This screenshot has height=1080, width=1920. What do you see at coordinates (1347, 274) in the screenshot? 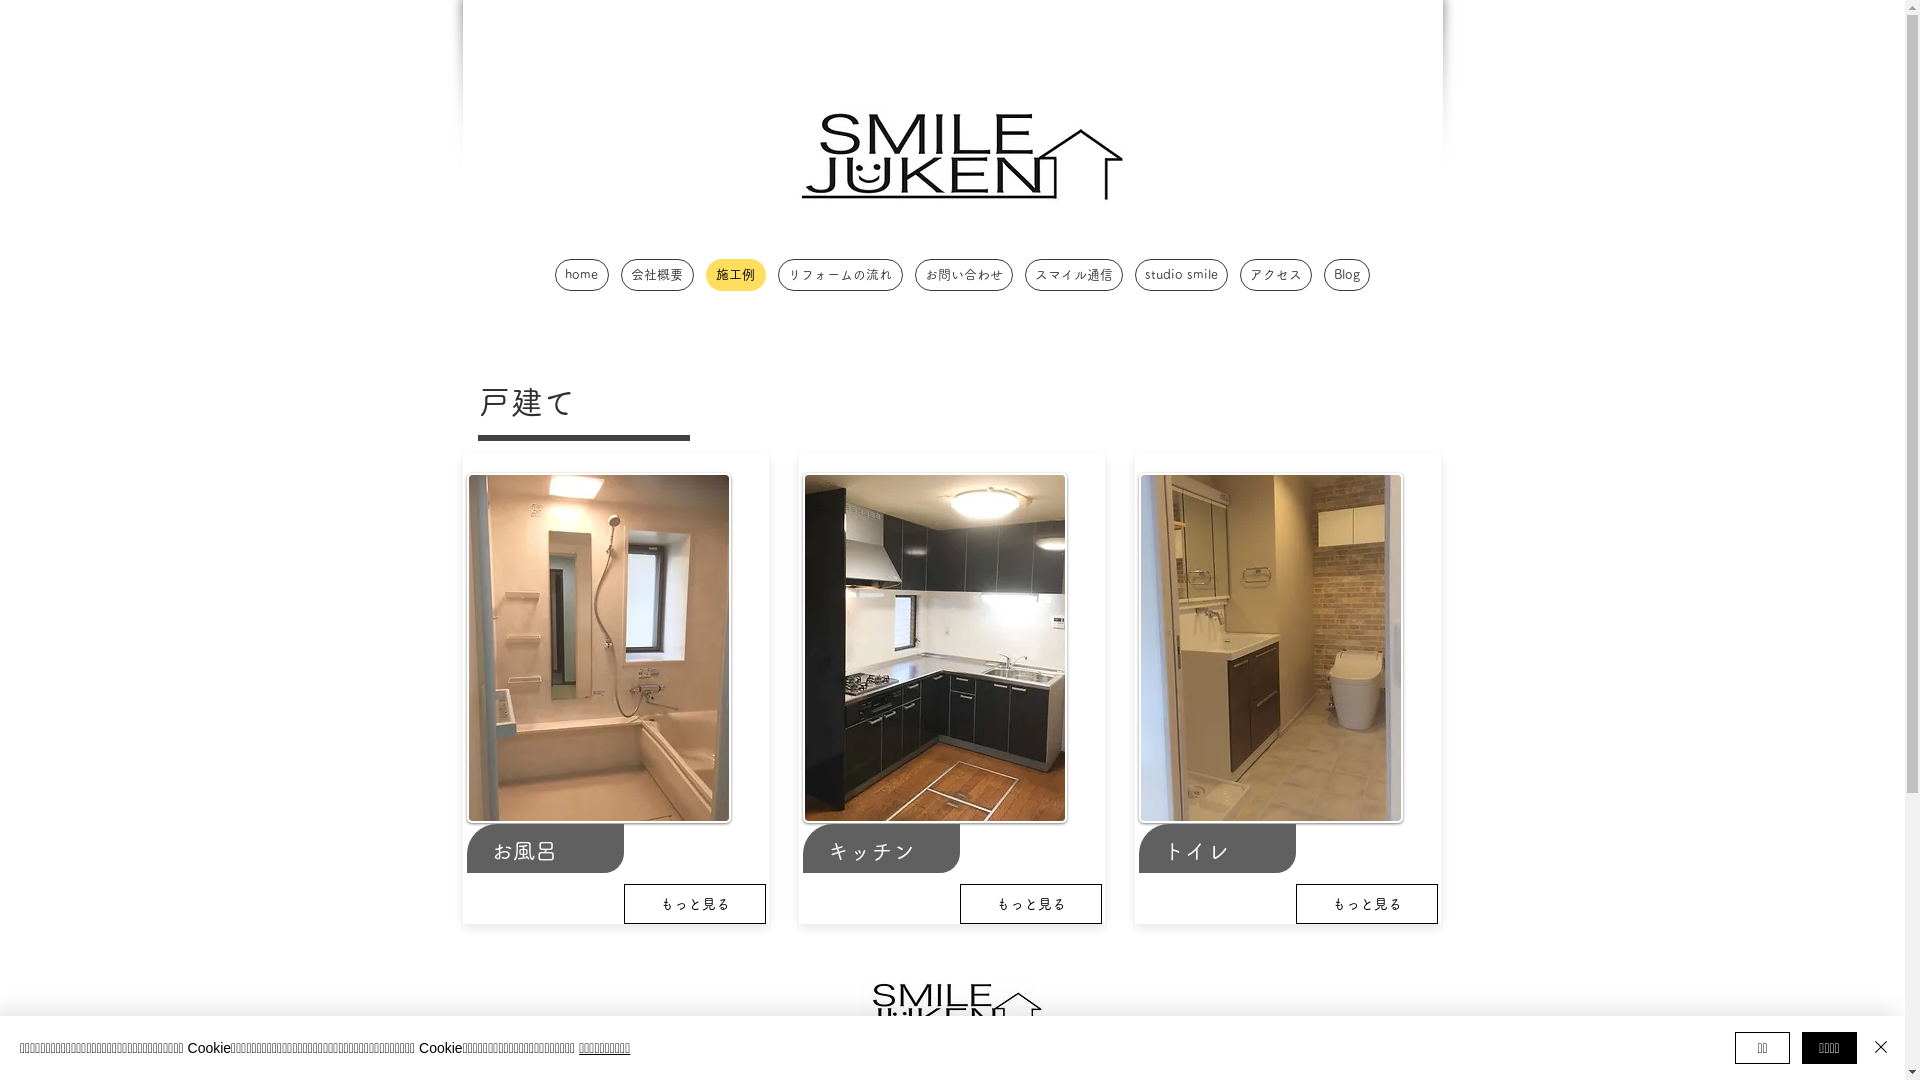
I see `'Blog'` at bounding box center [1347, 274].